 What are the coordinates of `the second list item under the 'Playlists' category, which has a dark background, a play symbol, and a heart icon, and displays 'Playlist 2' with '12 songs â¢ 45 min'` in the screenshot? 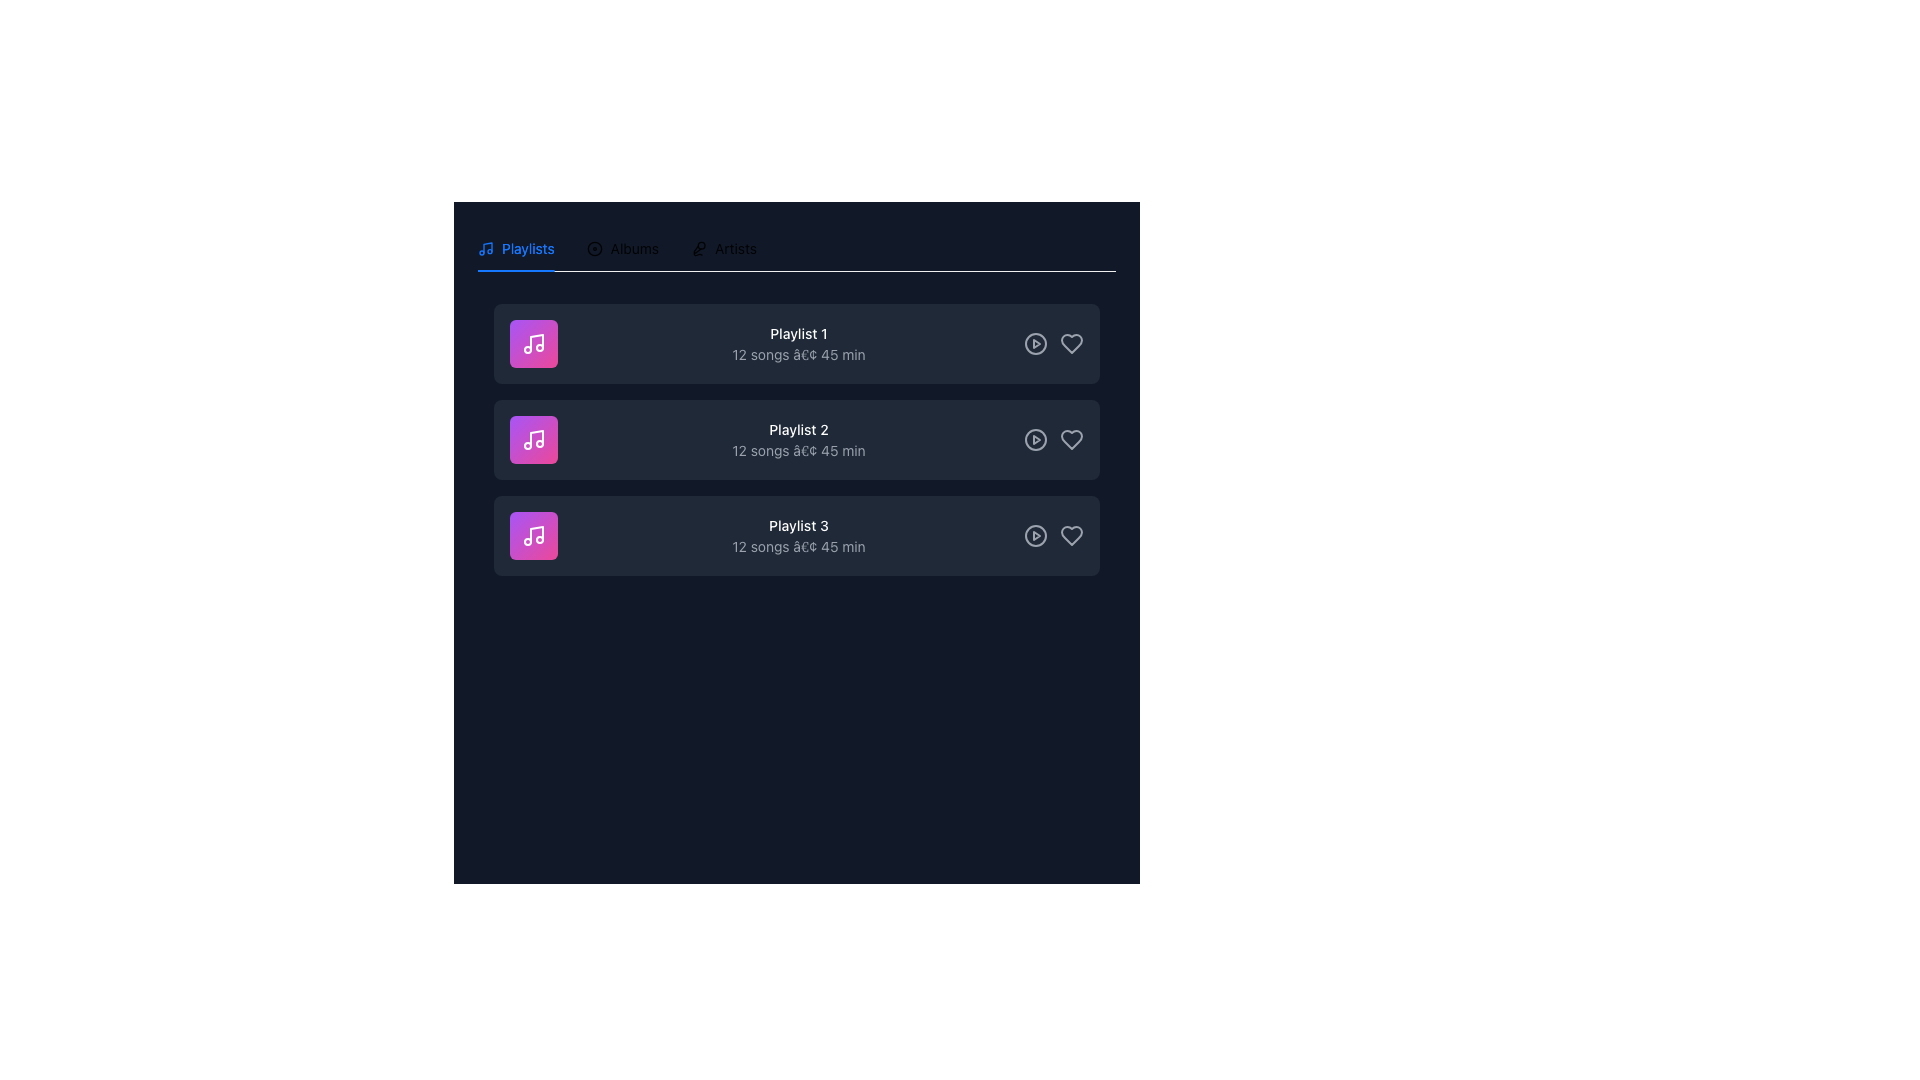 It's located at (795, 438).